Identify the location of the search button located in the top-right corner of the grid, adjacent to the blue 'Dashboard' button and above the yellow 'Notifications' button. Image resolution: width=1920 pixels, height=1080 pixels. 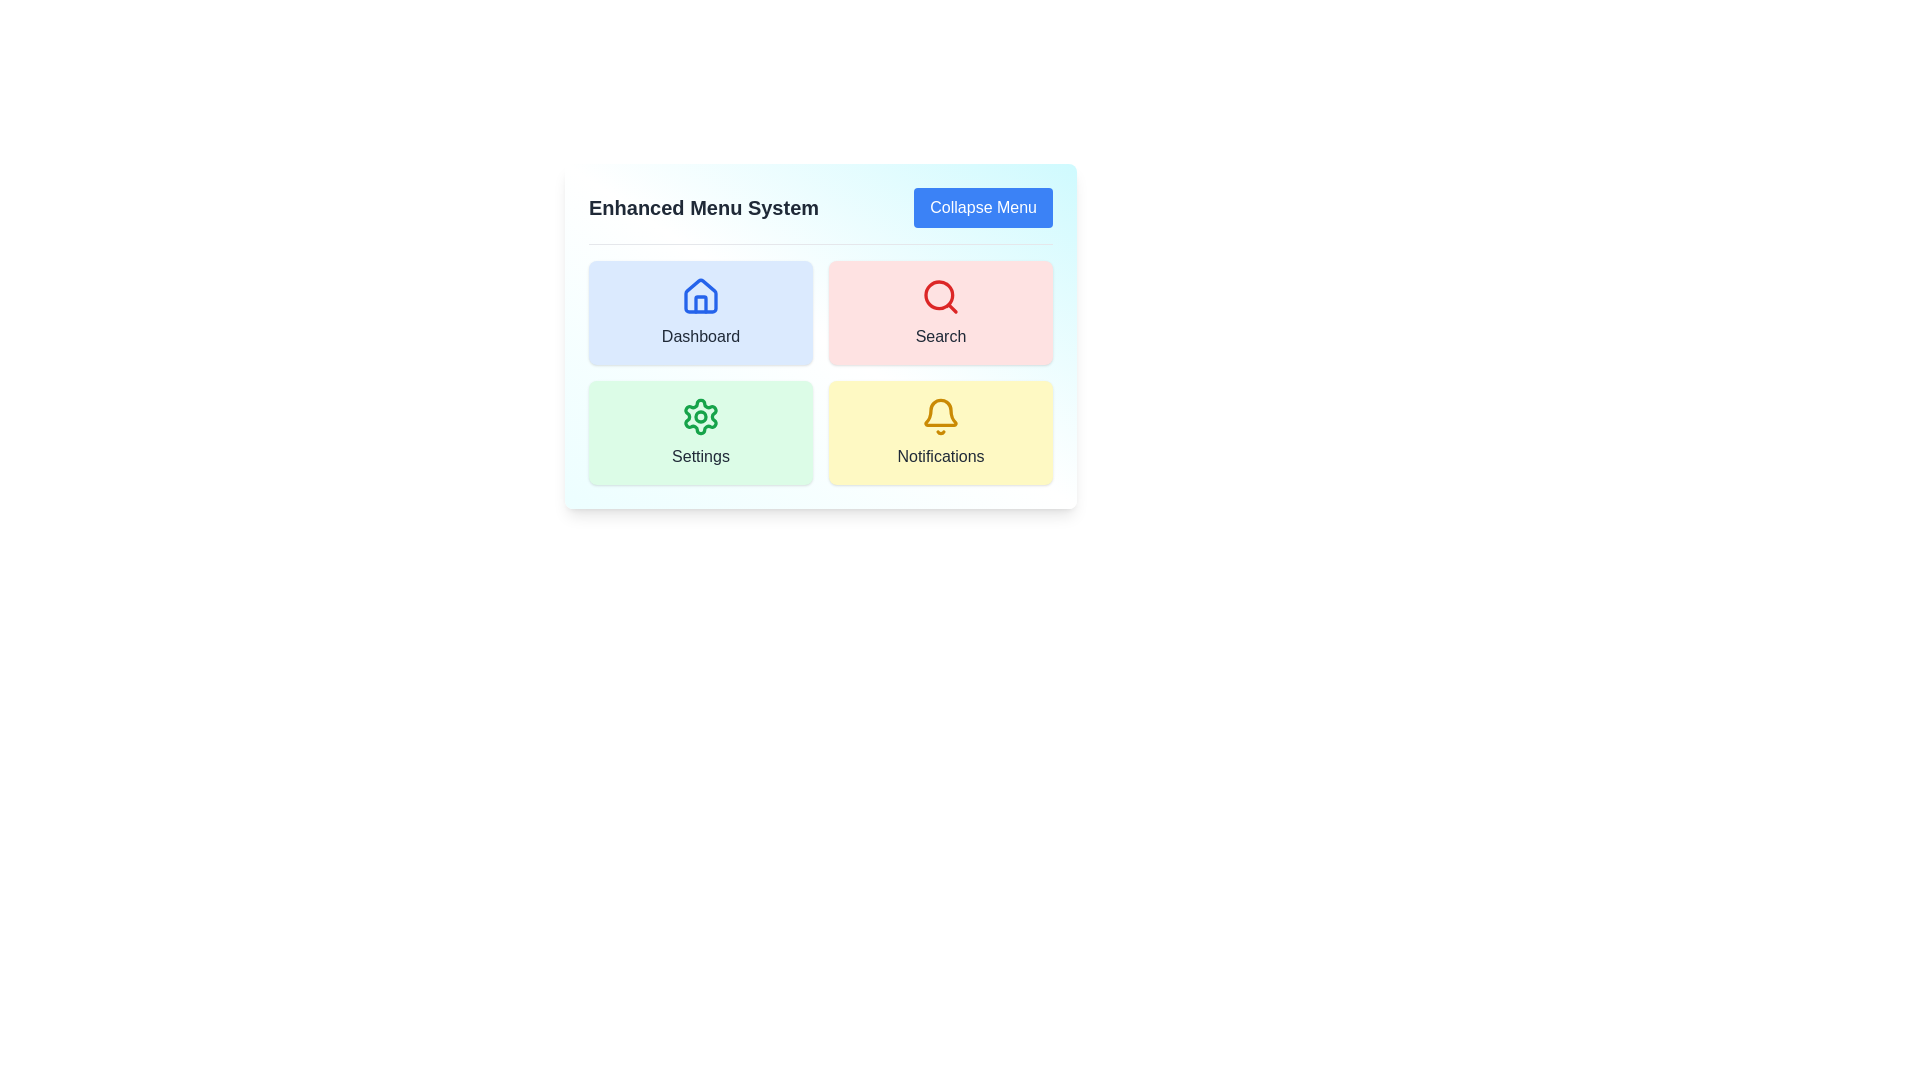
(939, 312).